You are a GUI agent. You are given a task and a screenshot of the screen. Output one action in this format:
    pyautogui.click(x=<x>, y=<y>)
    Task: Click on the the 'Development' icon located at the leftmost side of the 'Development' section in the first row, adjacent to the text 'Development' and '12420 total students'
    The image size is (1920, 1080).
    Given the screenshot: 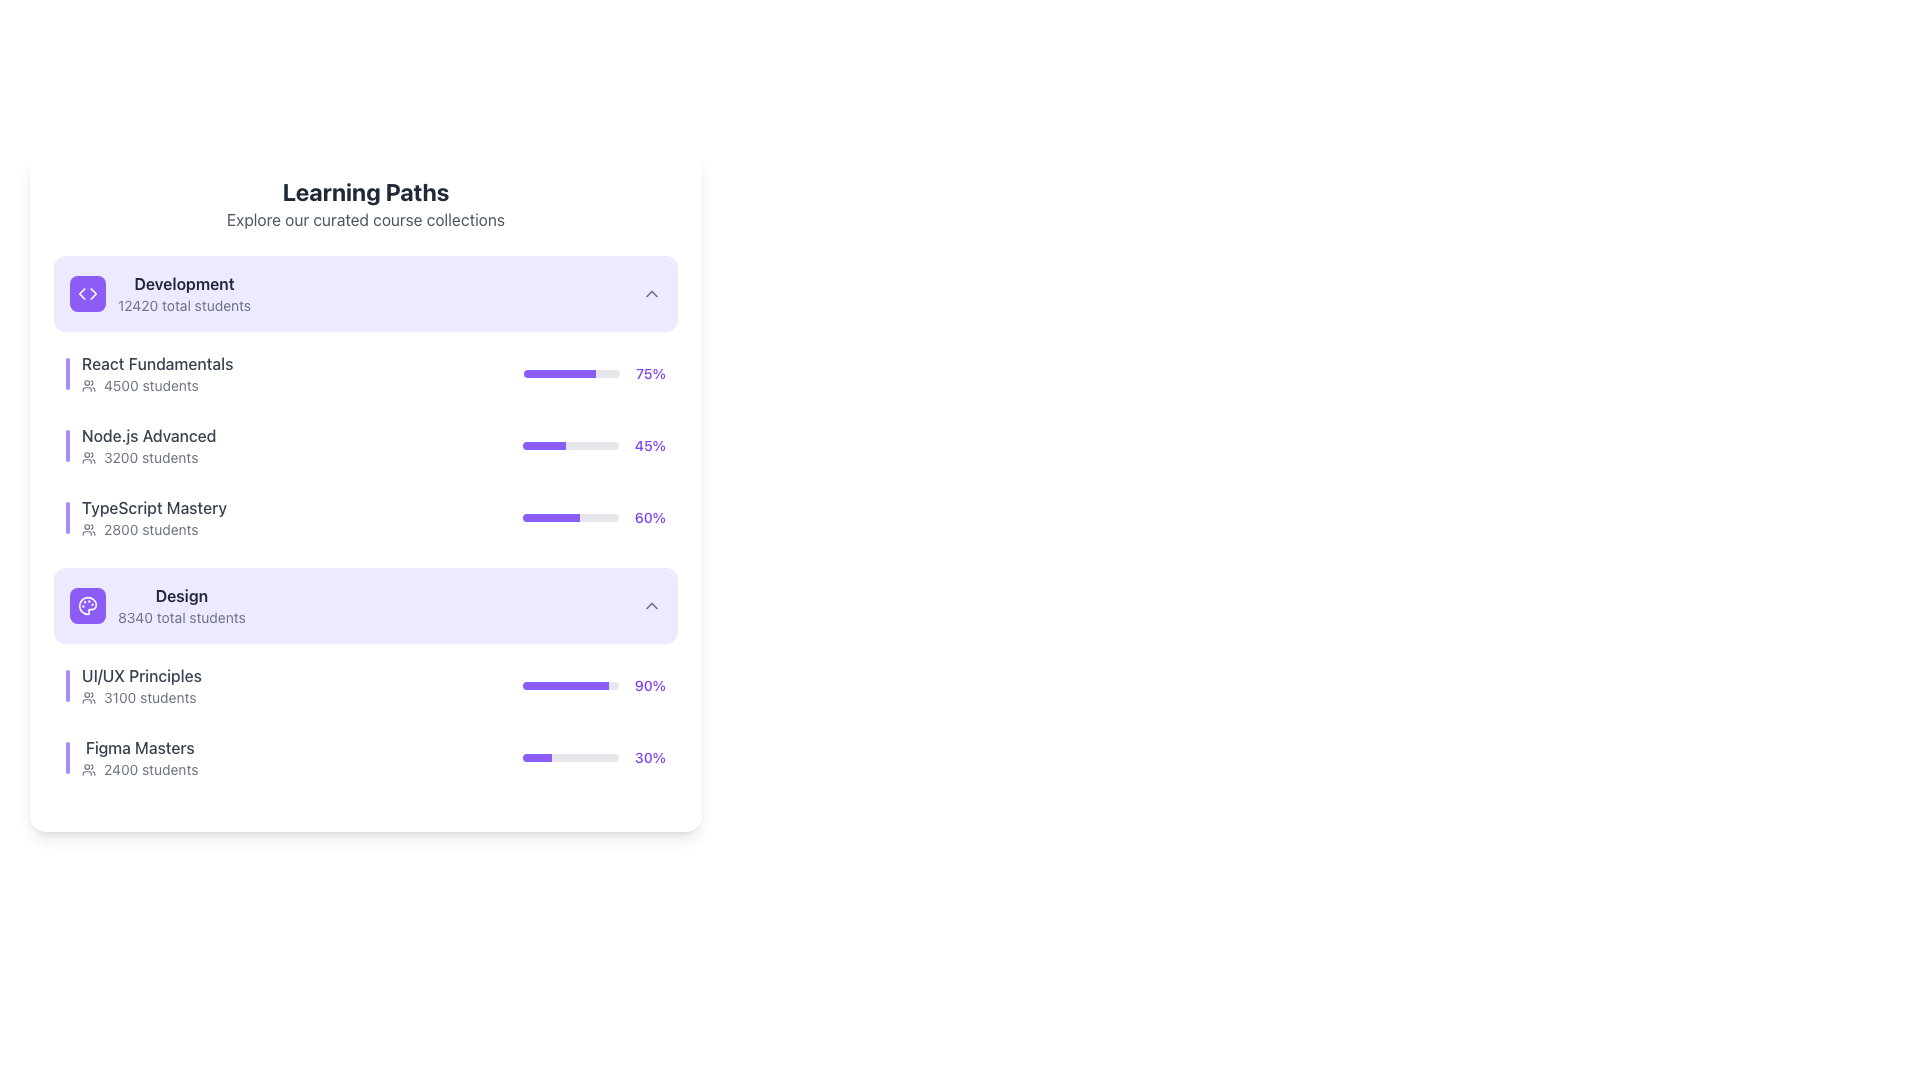 What is the action you would take?
    pyautogui.click(x=86, y=293)
    